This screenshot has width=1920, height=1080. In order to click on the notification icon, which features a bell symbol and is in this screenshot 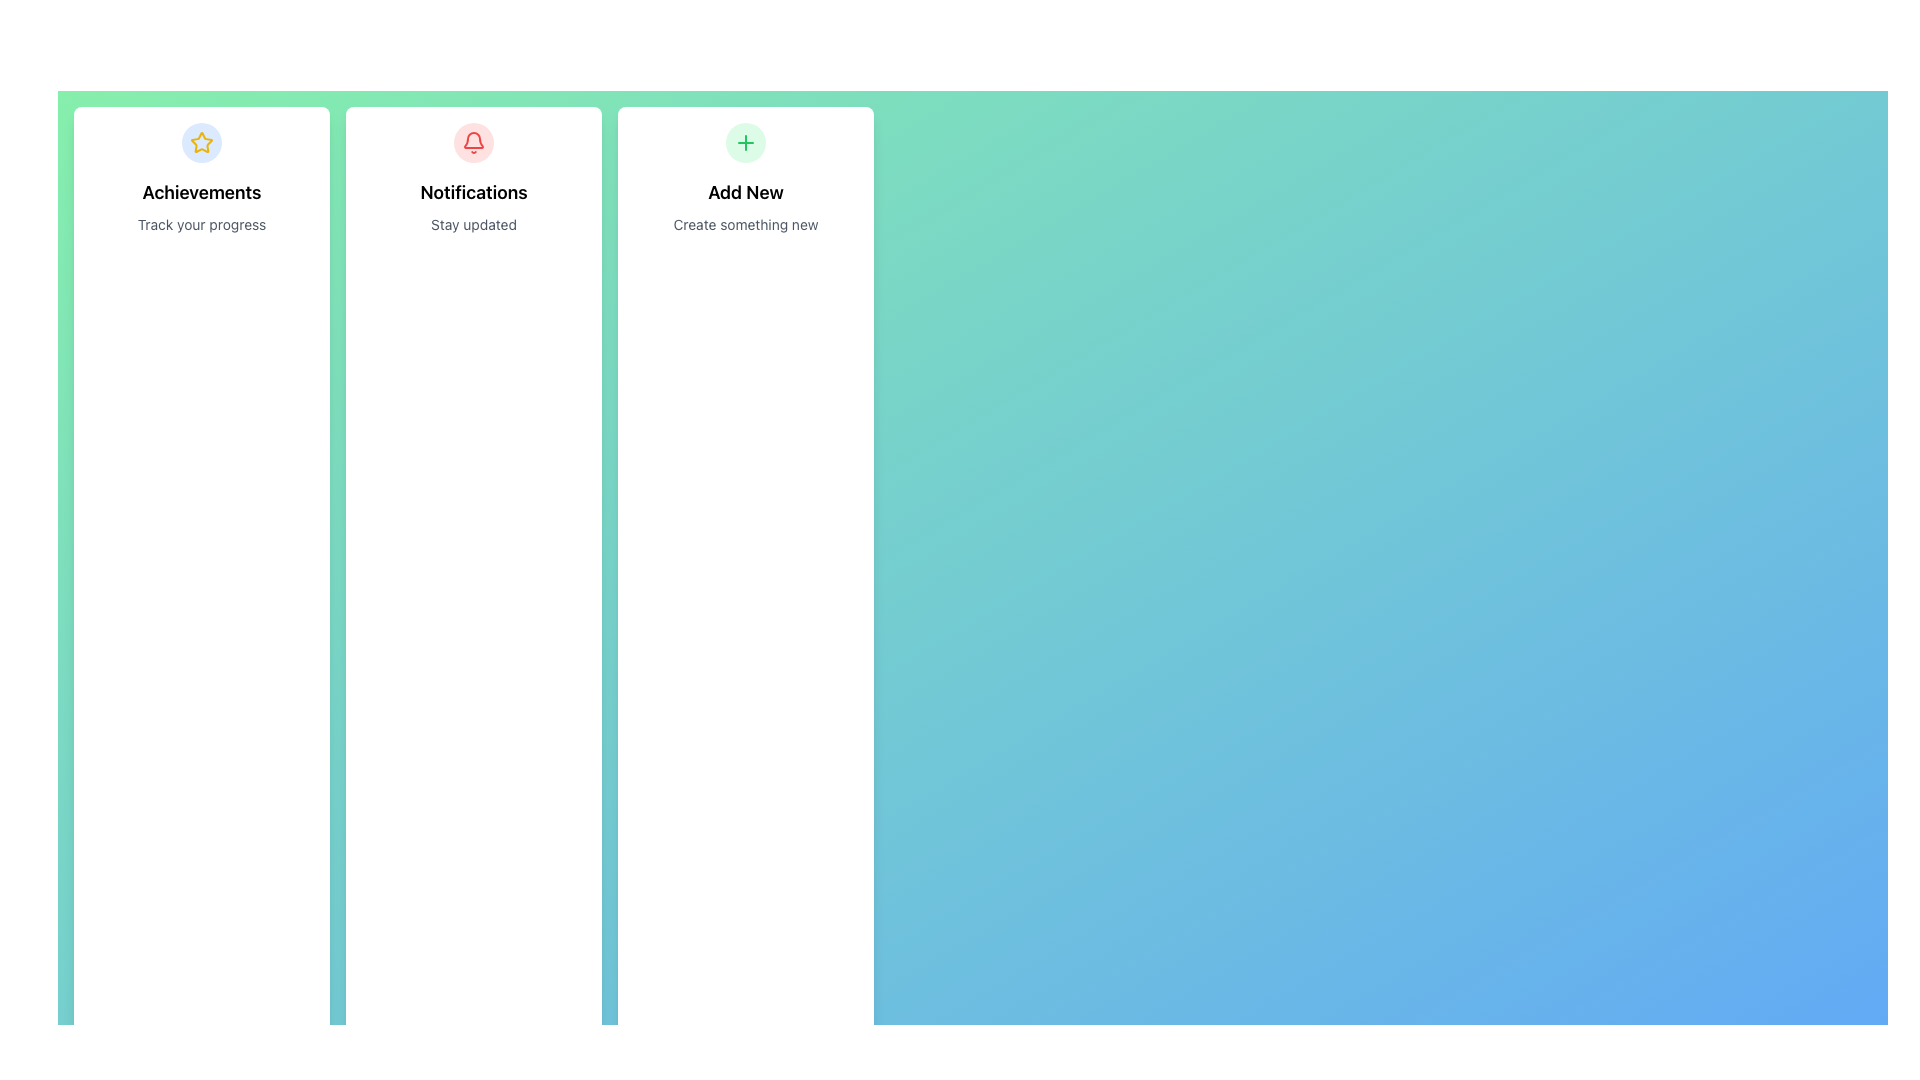, I will do `click(473, 141)`.